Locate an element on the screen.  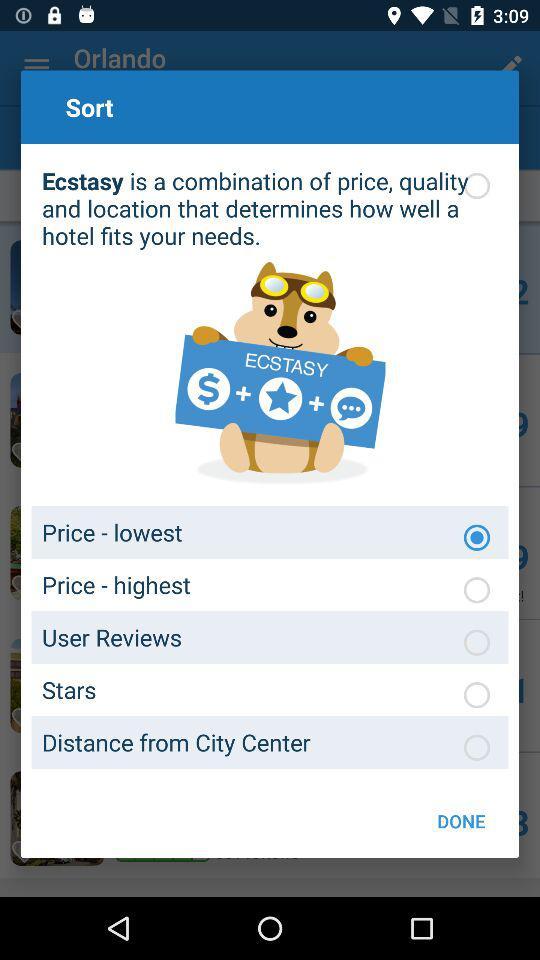
price lowest is located at coordinates (475, 536).